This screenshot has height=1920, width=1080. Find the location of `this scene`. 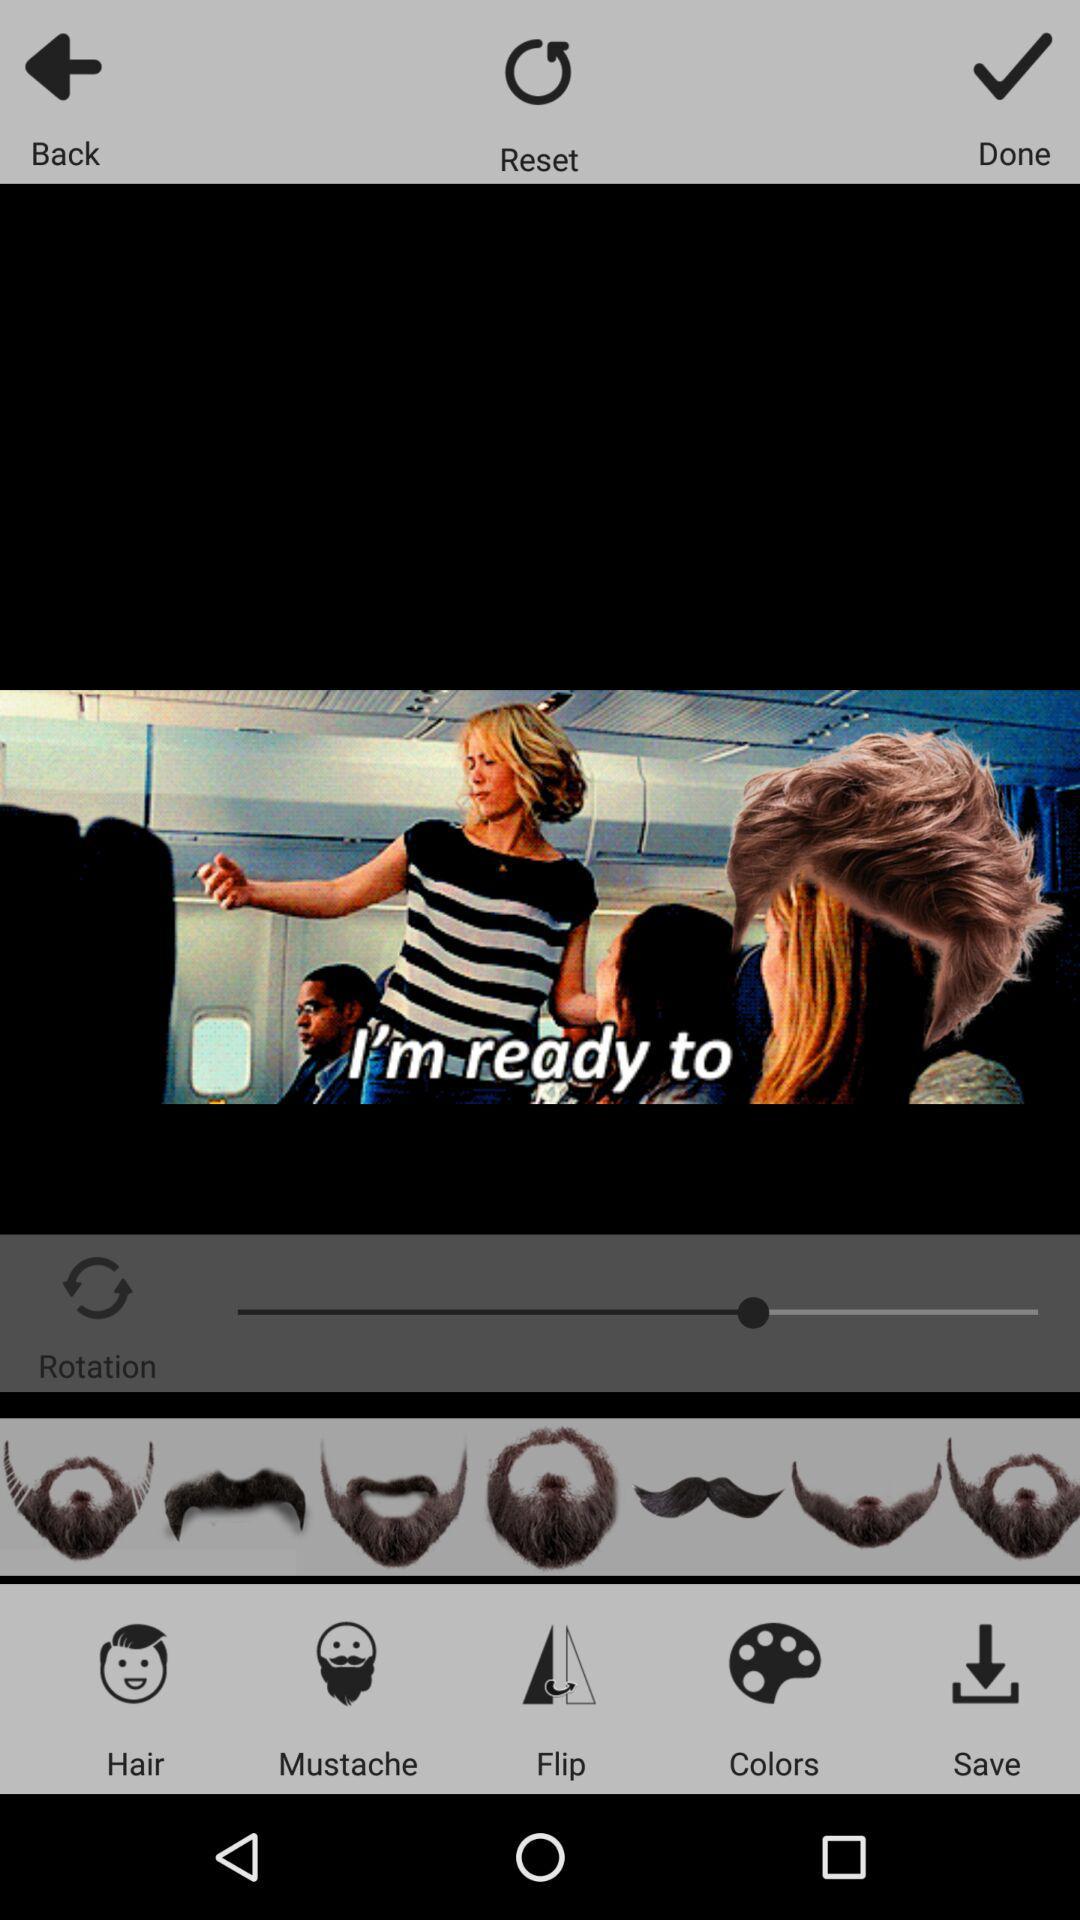

this scene is located at coordinates (77, 1497).